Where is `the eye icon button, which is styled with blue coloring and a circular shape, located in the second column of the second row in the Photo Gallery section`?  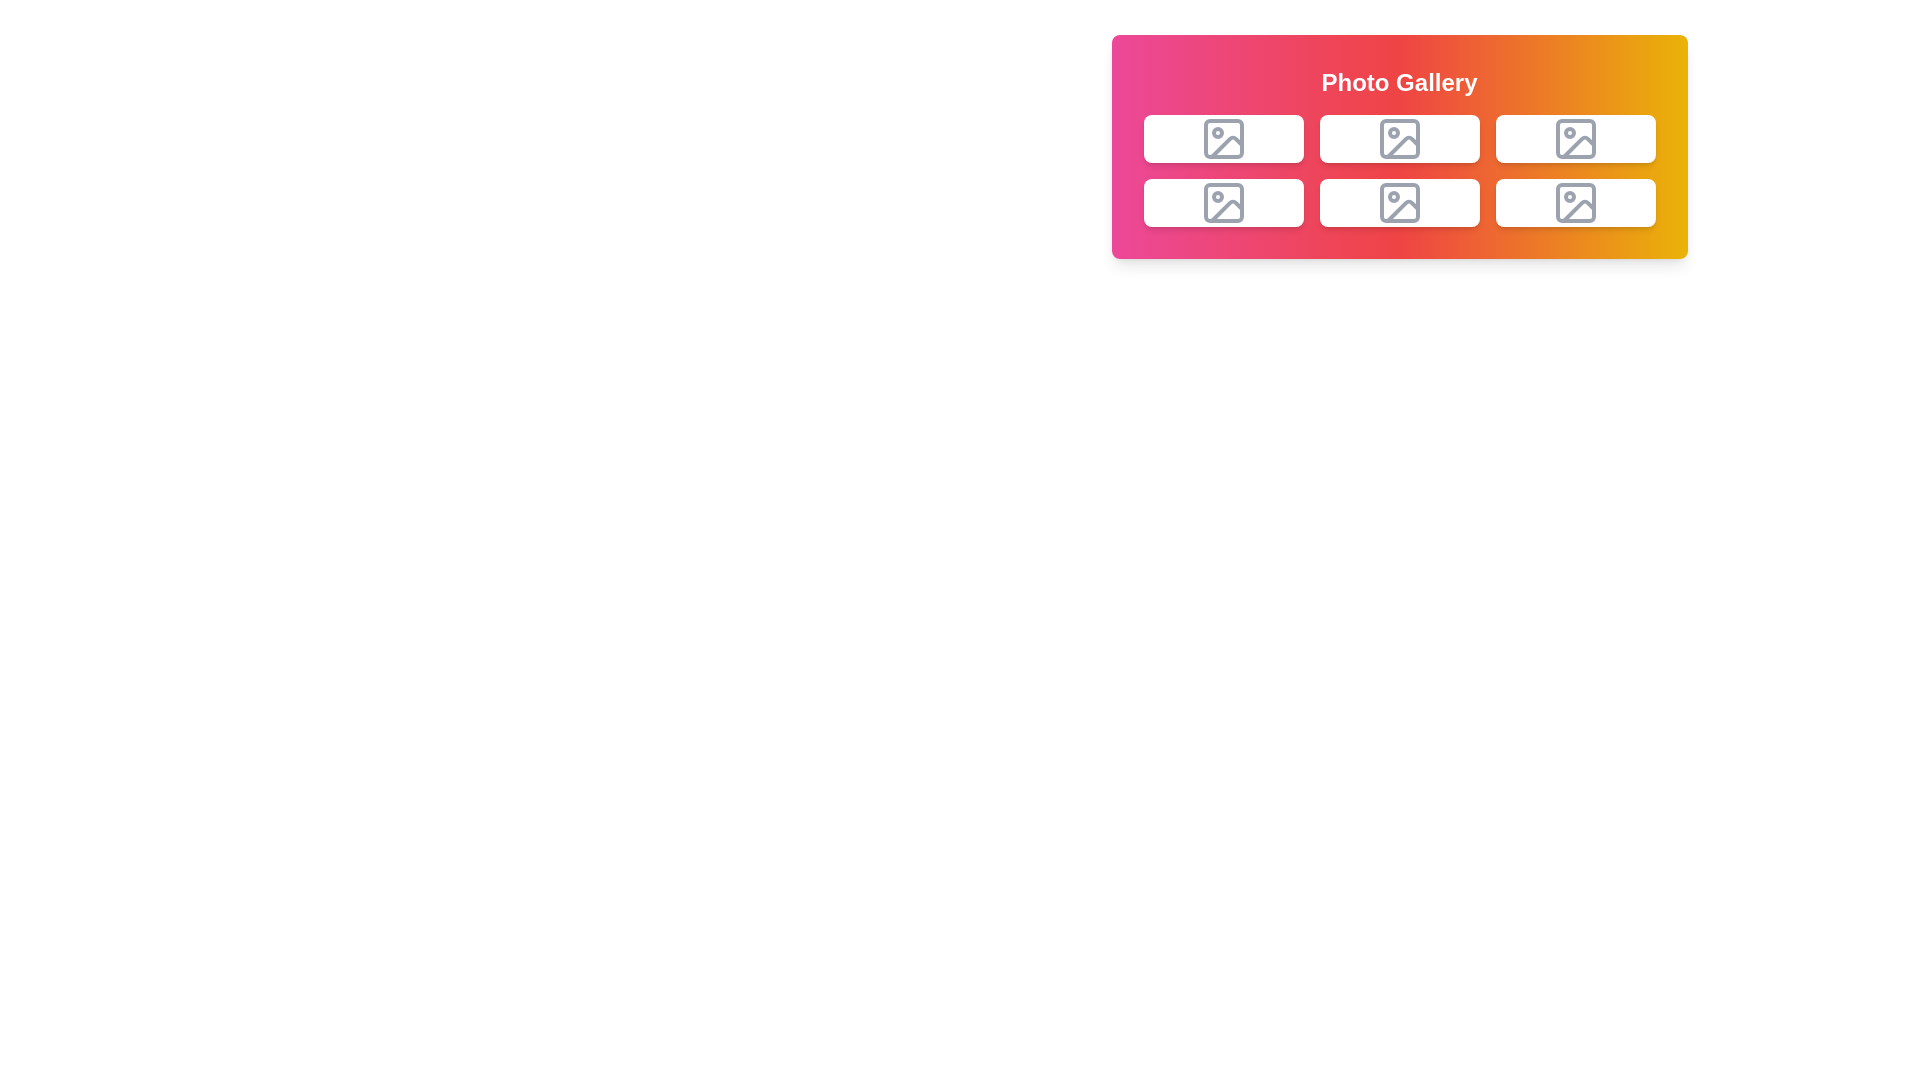 the eye icon button, which is styled with blue coloring and a circular shape, located in the second column of the second row in the Photo Gallery section is located at coordinates (1372, 203).